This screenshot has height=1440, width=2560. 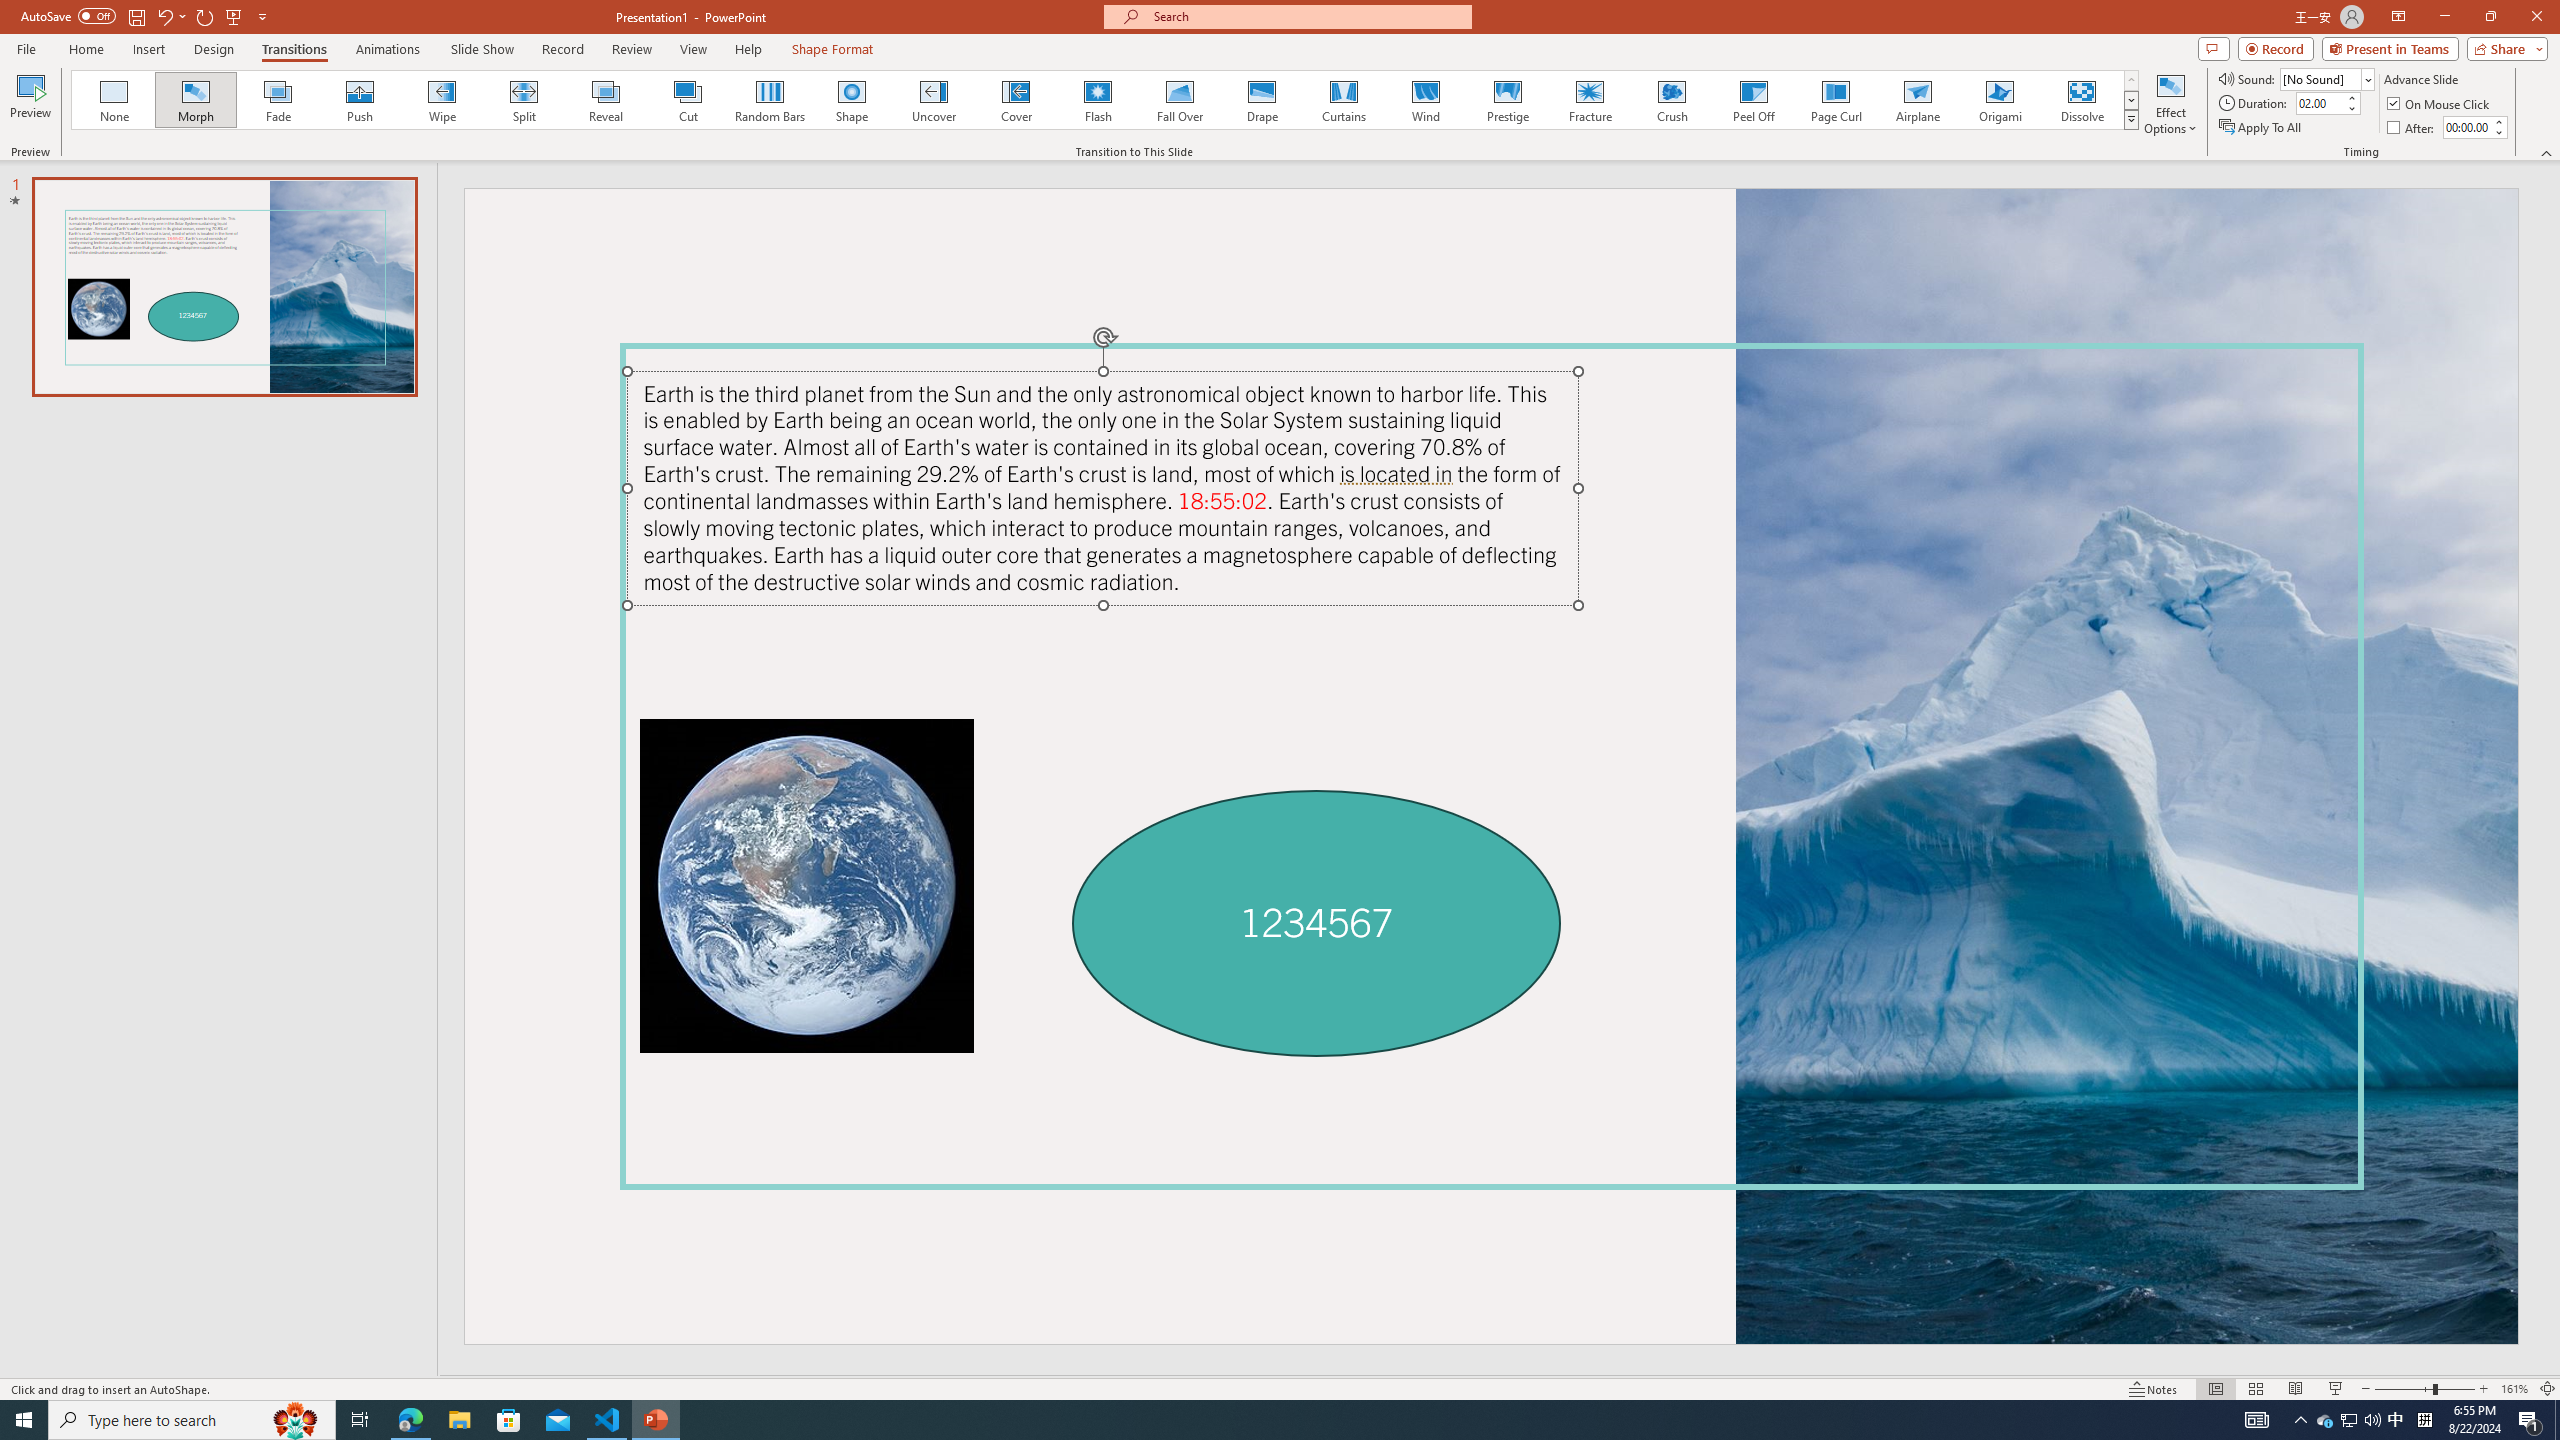 What do you see at coordinates (1344, 99) in the screenshot?
I see `'Curtains'` at bounding box center [1344, 99].